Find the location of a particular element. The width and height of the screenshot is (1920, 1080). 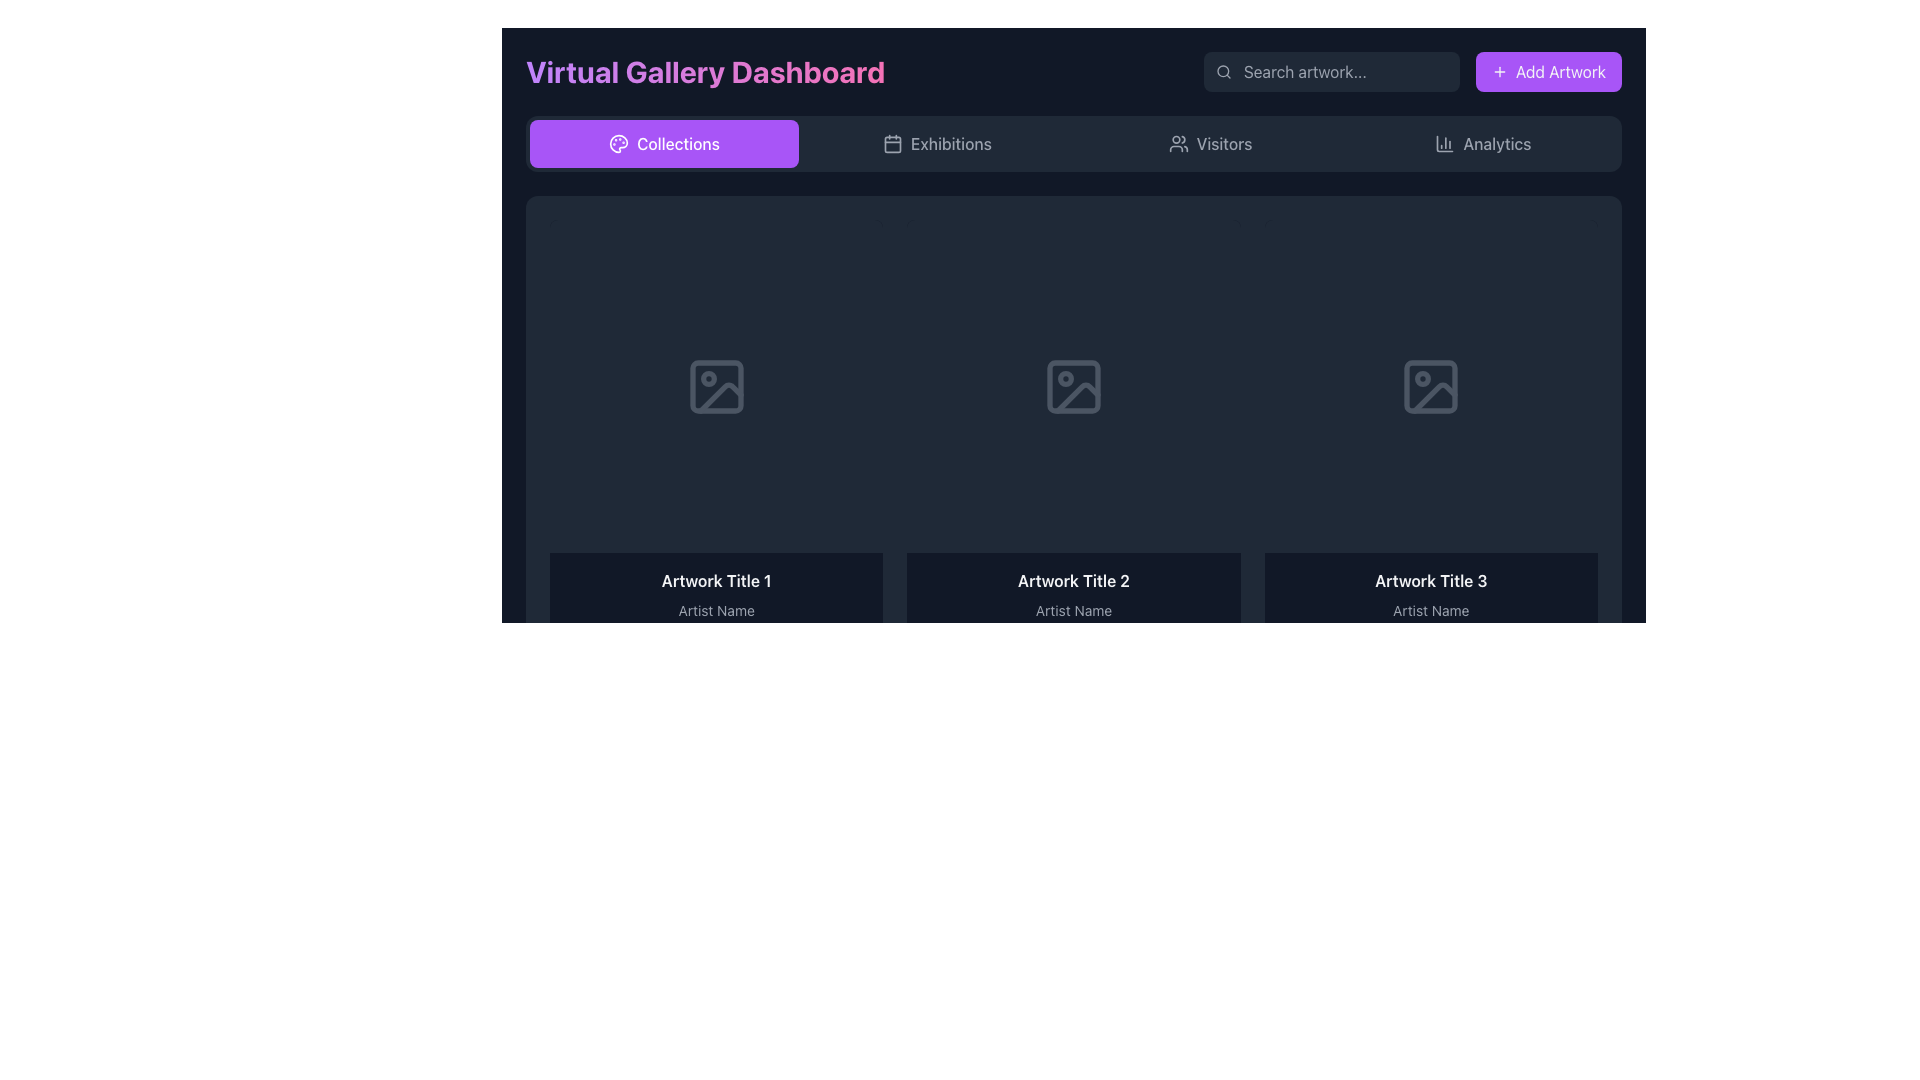

the 'Exhibitions' button in the top navigation bar to interact with the event management features associated with the calendar icon is located at coordinates (891, 142).